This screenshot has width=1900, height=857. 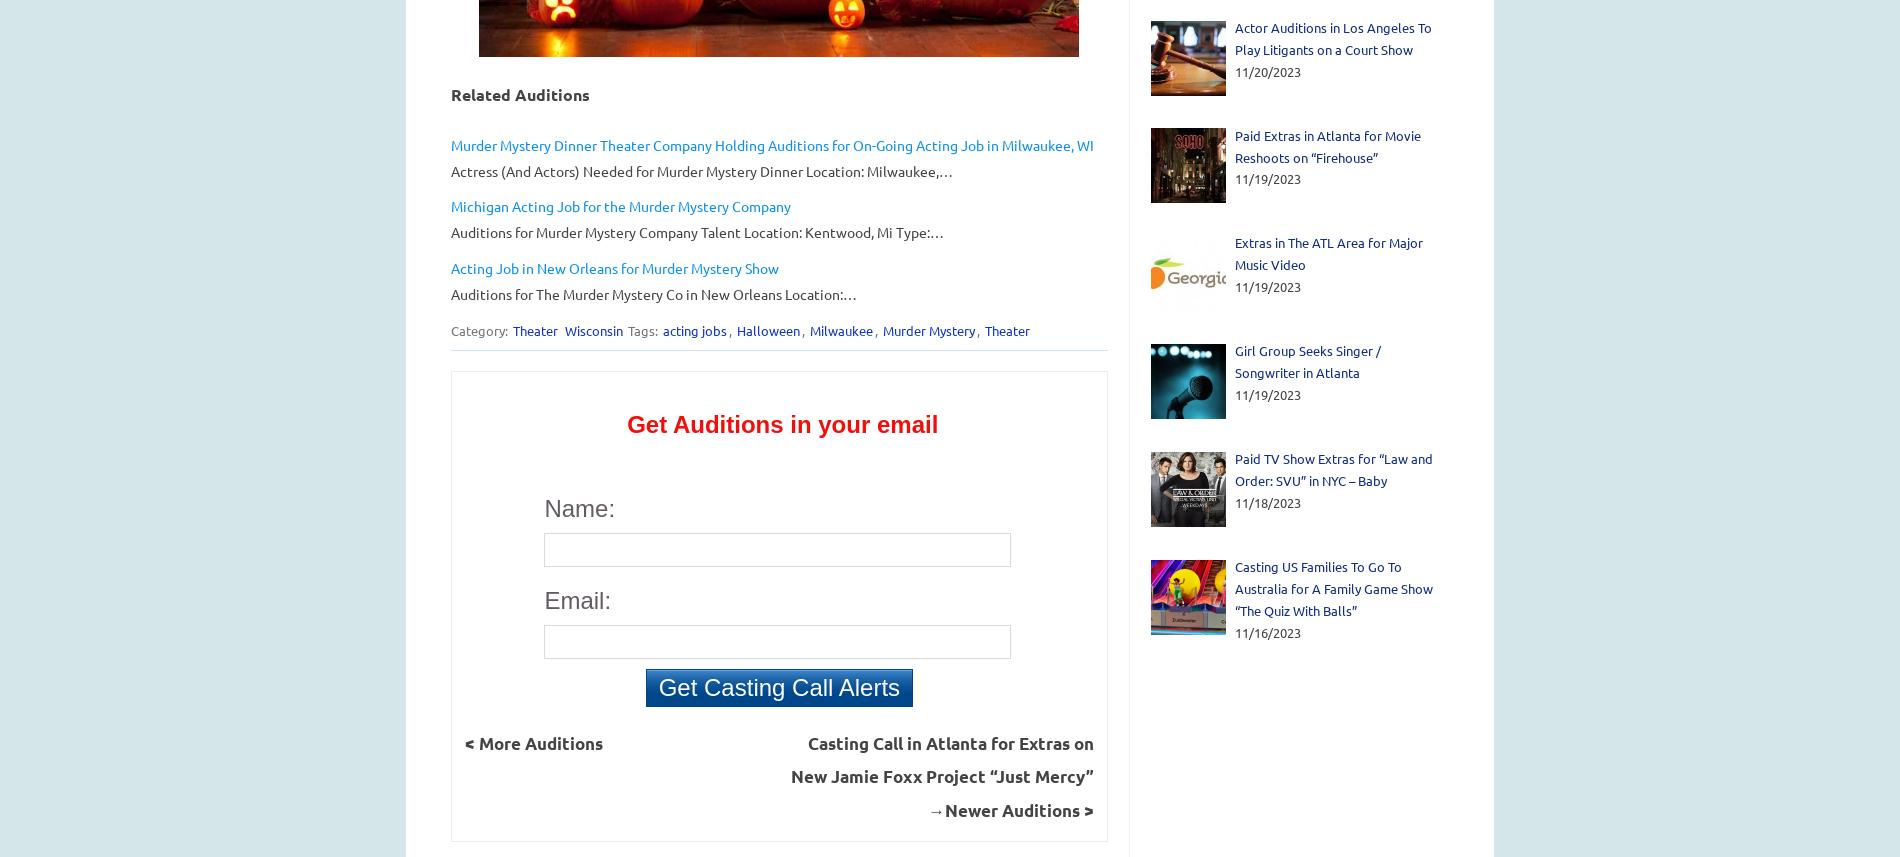 I want to click on '11/18/2023', so click(x=1234, y=502).